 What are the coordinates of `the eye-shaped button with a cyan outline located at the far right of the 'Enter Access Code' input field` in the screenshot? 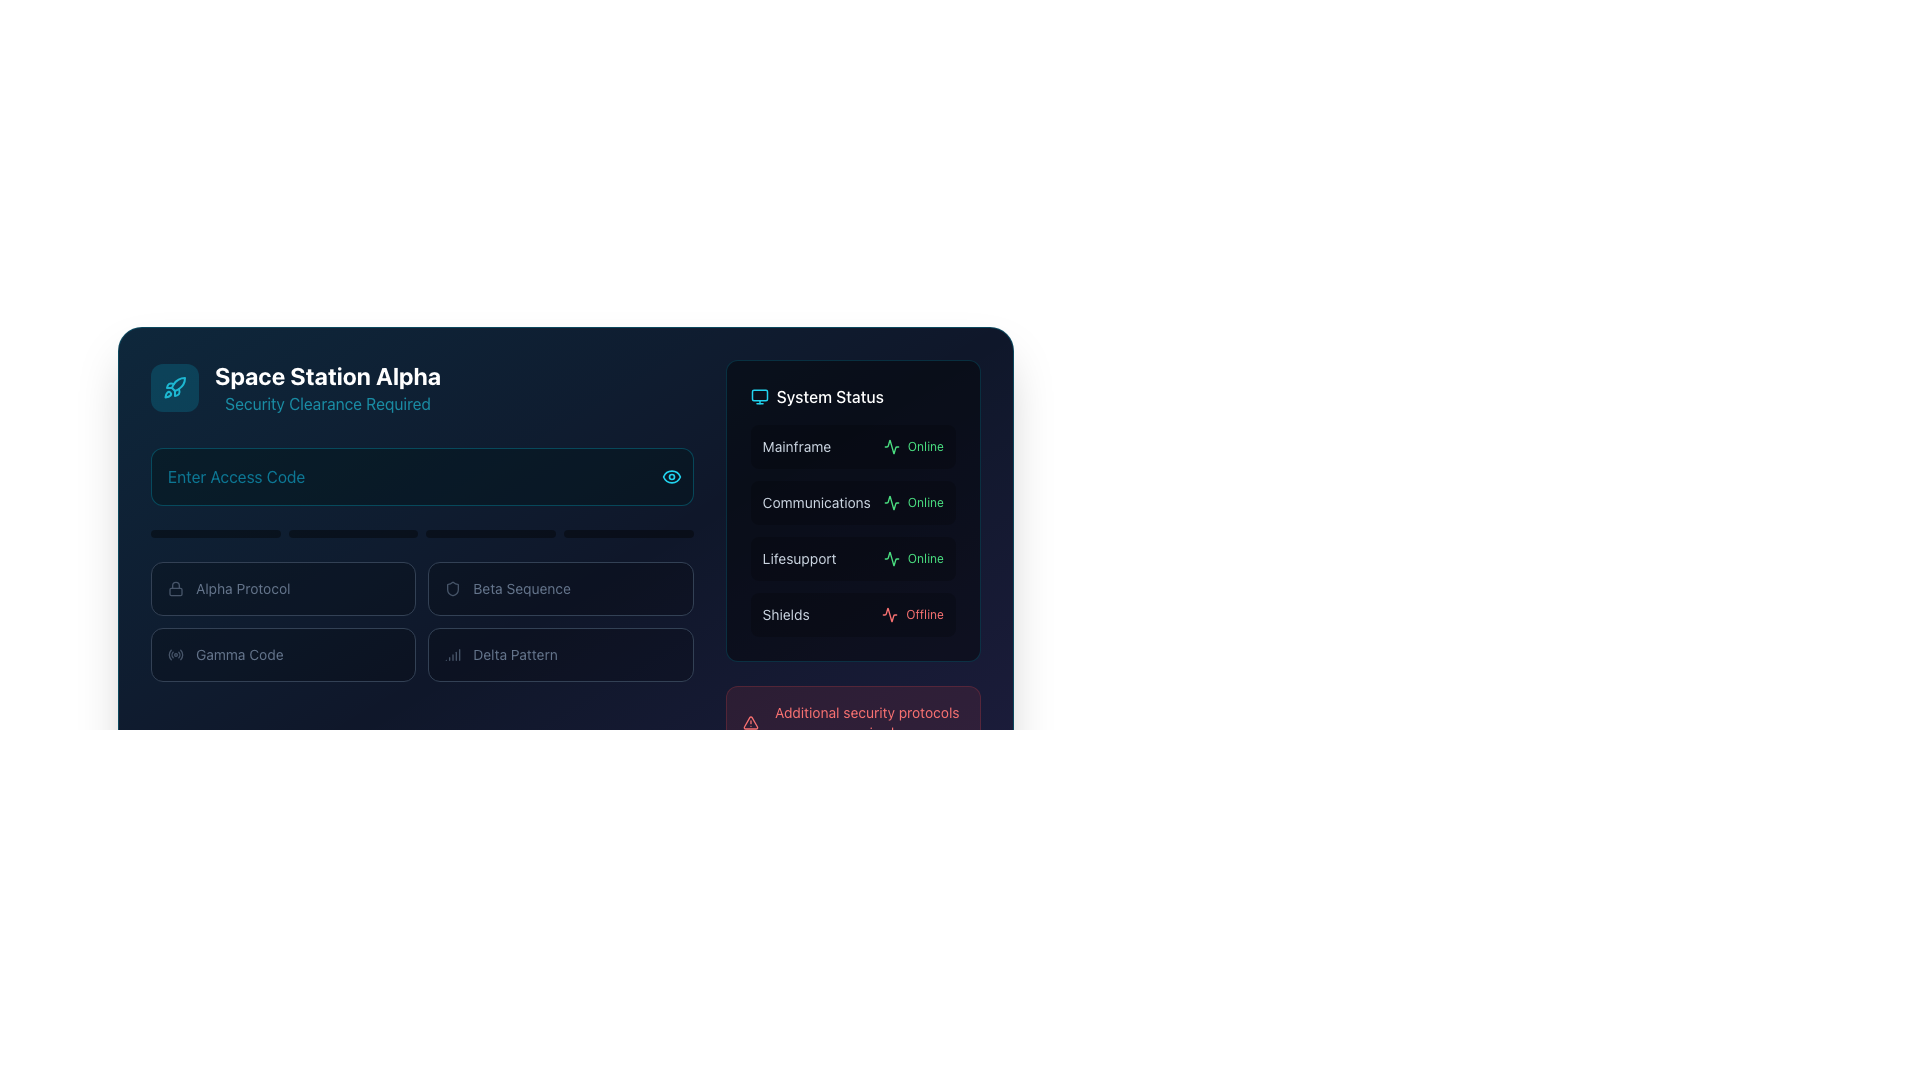 It's located at (671, 477).